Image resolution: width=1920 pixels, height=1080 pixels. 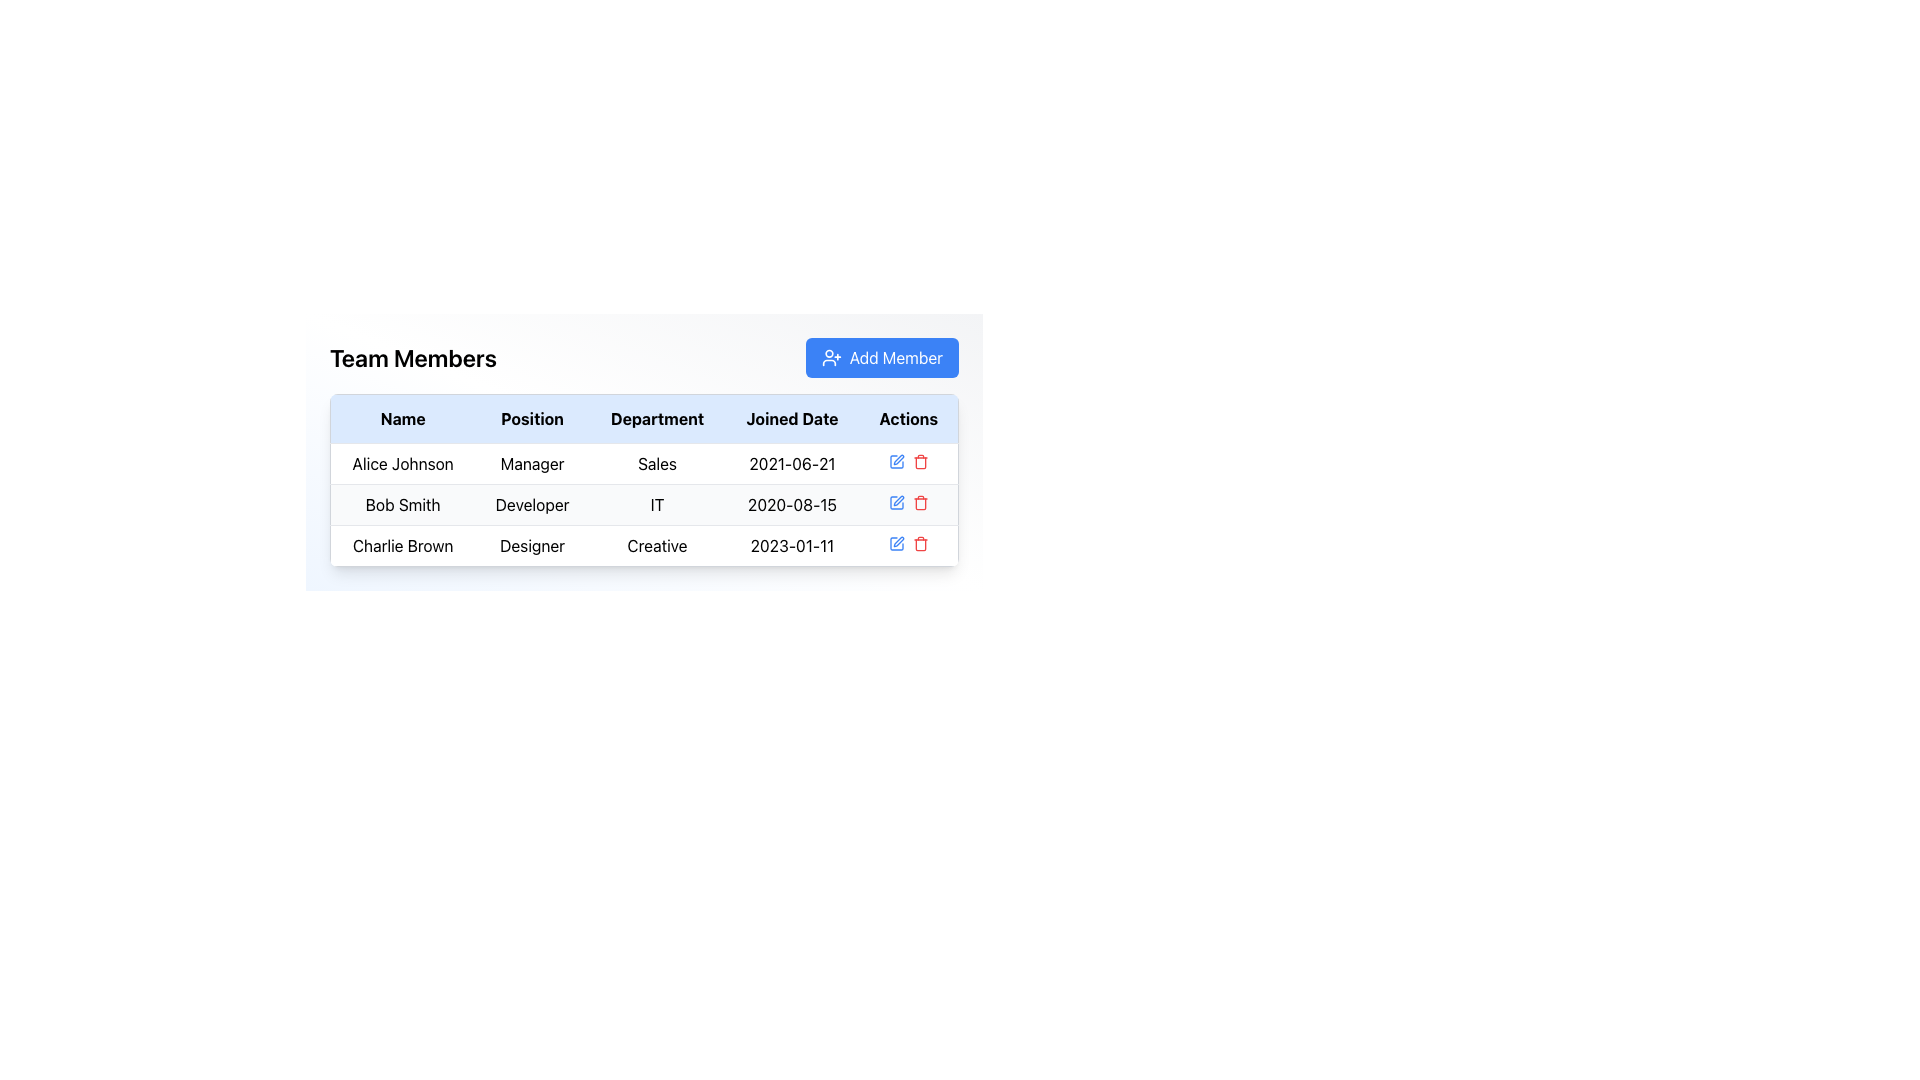 I want to click on the text label displaying 'Bob Smith', so click(x=401, y=504).